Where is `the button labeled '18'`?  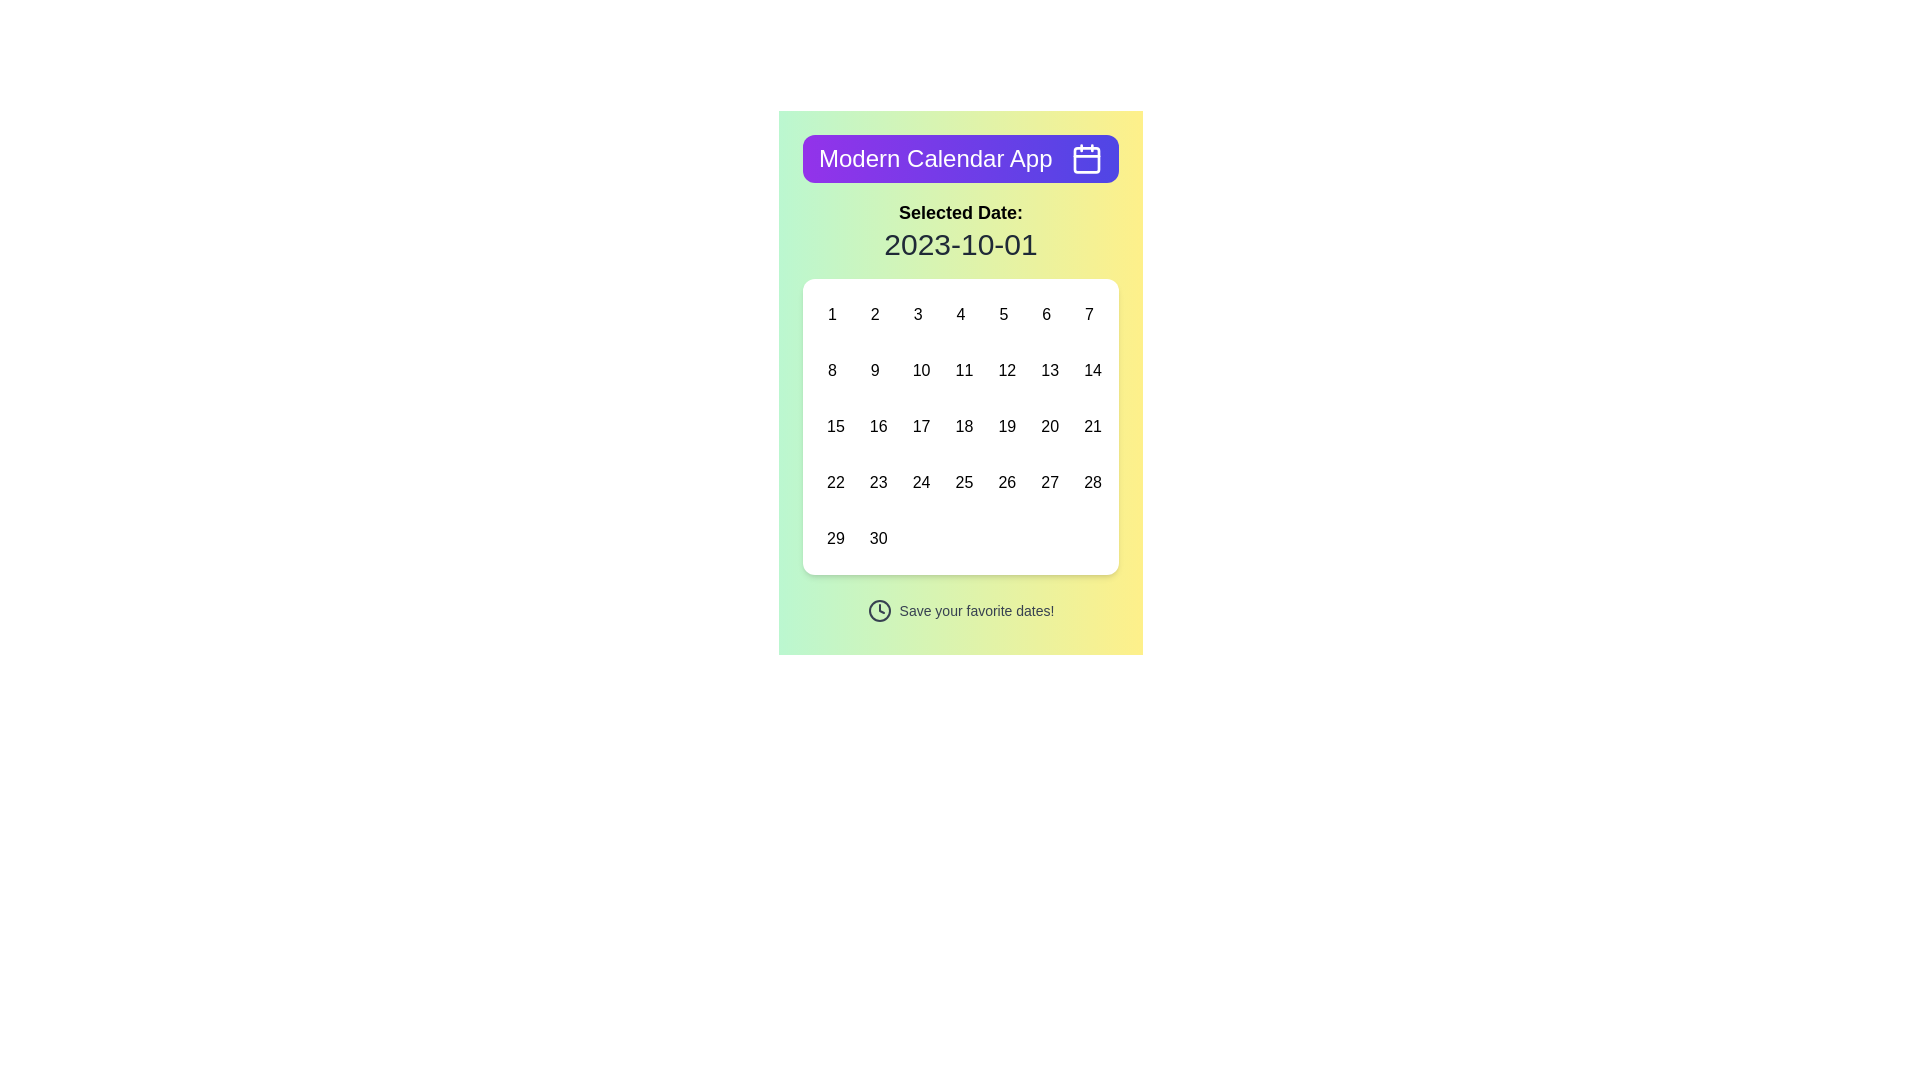 the button labeled '18' is located at coordinates (960, 426).